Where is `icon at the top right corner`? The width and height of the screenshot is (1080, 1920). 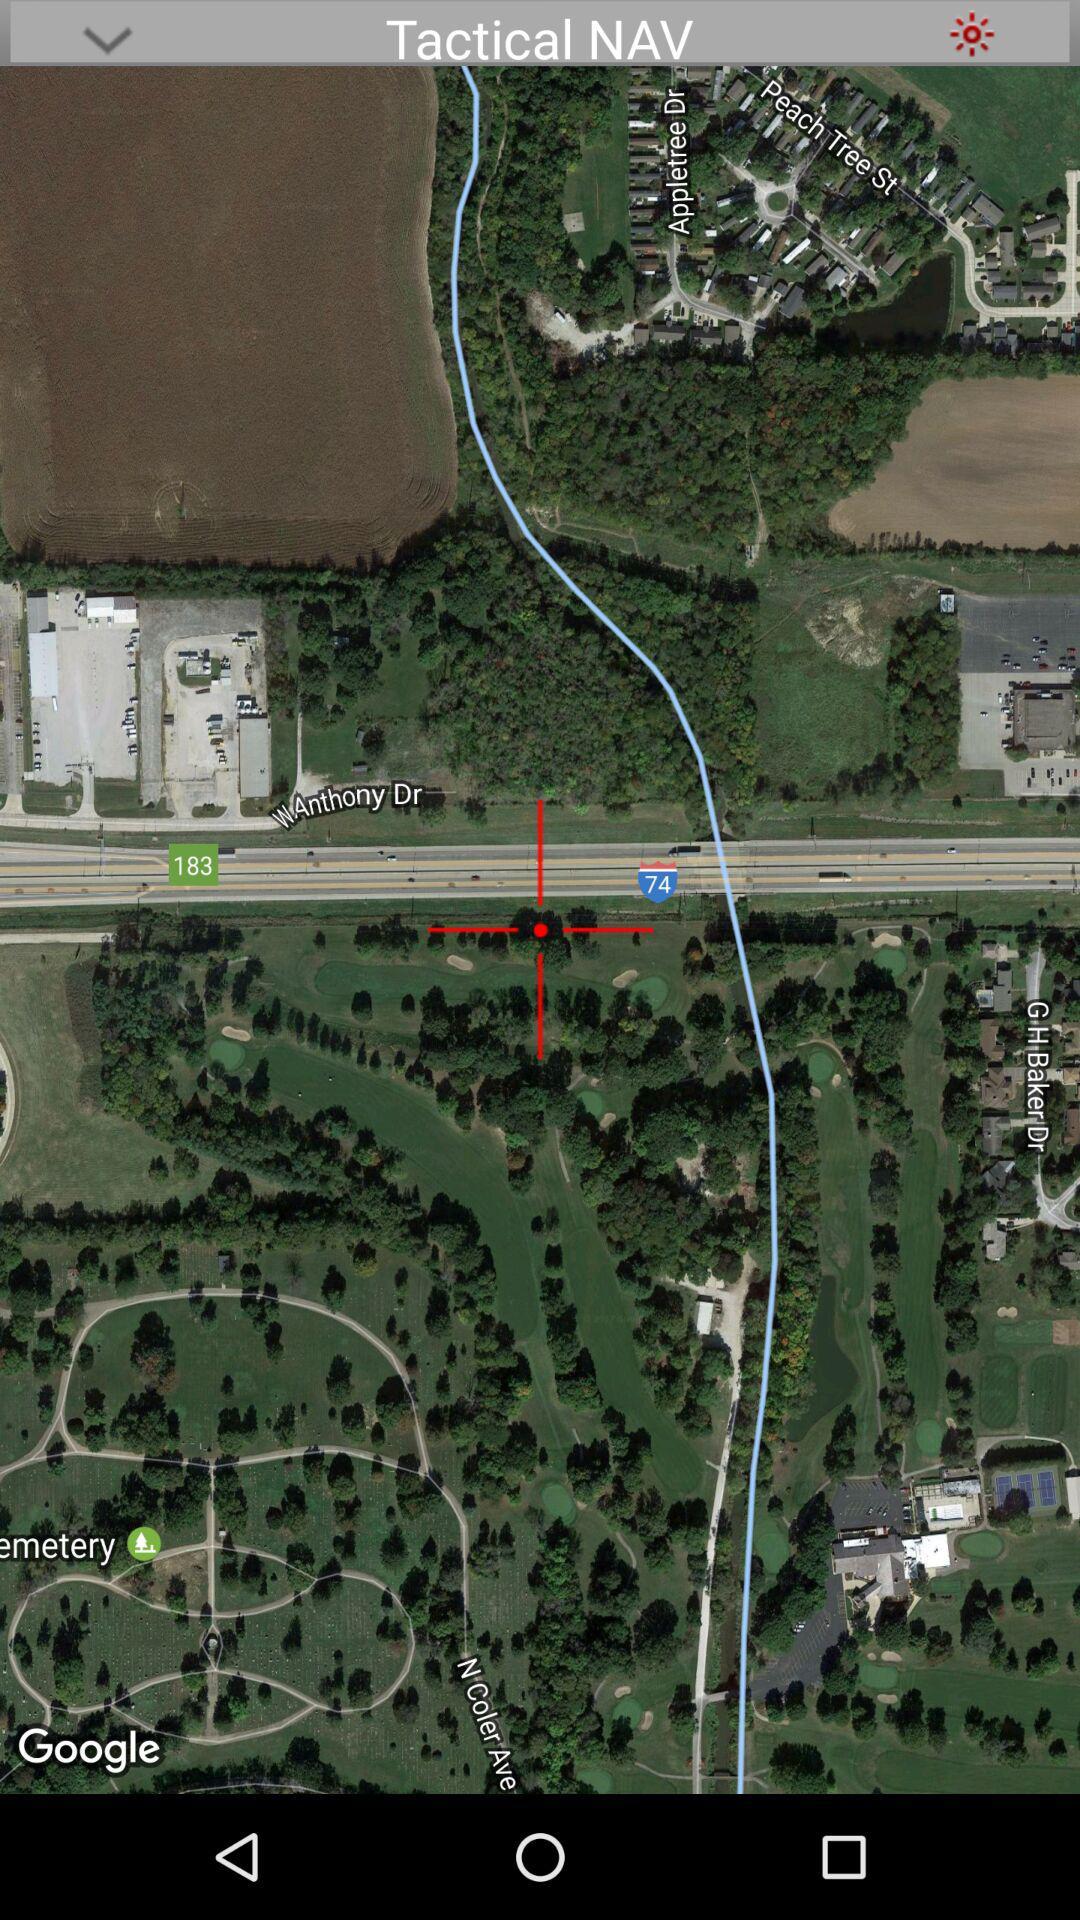
icon at the top right corner is located at coordinates (971, 33).